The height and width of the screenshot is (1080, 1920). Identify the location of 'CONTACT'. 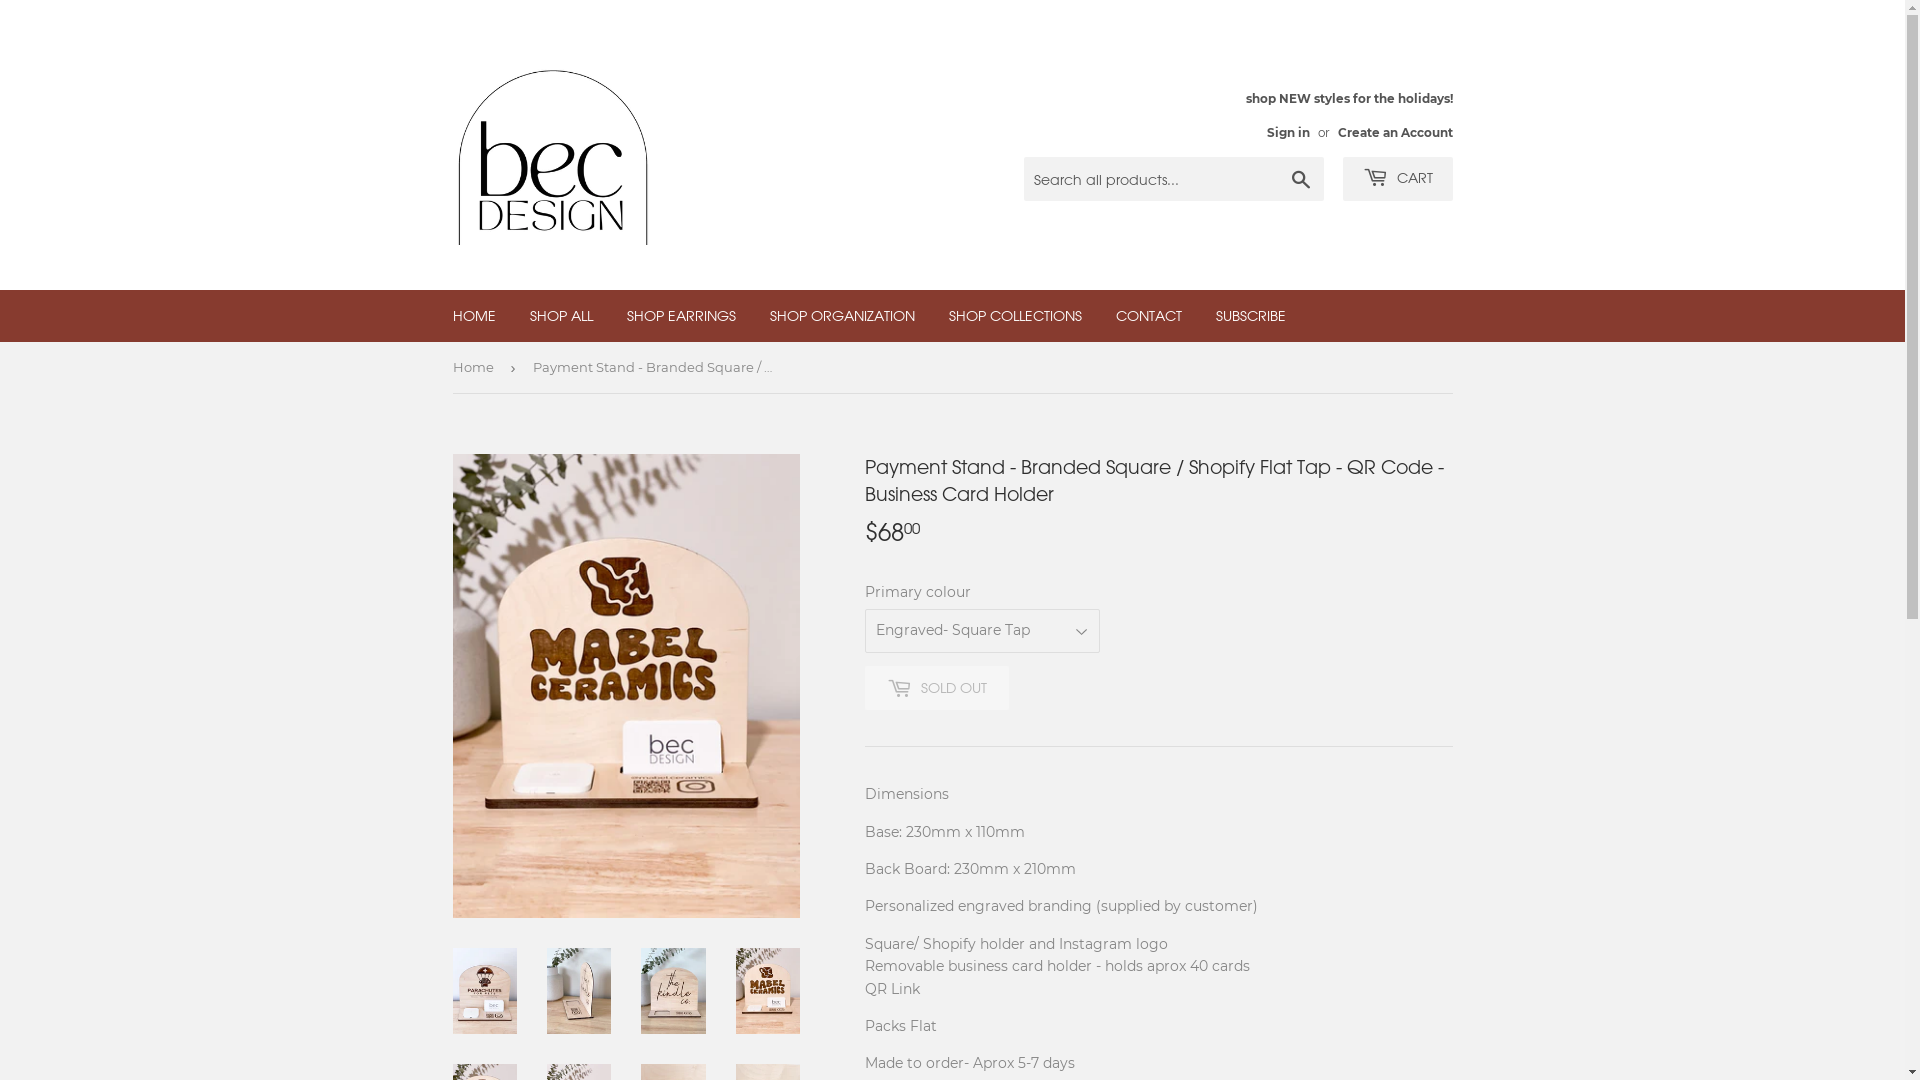
(1098, 315).